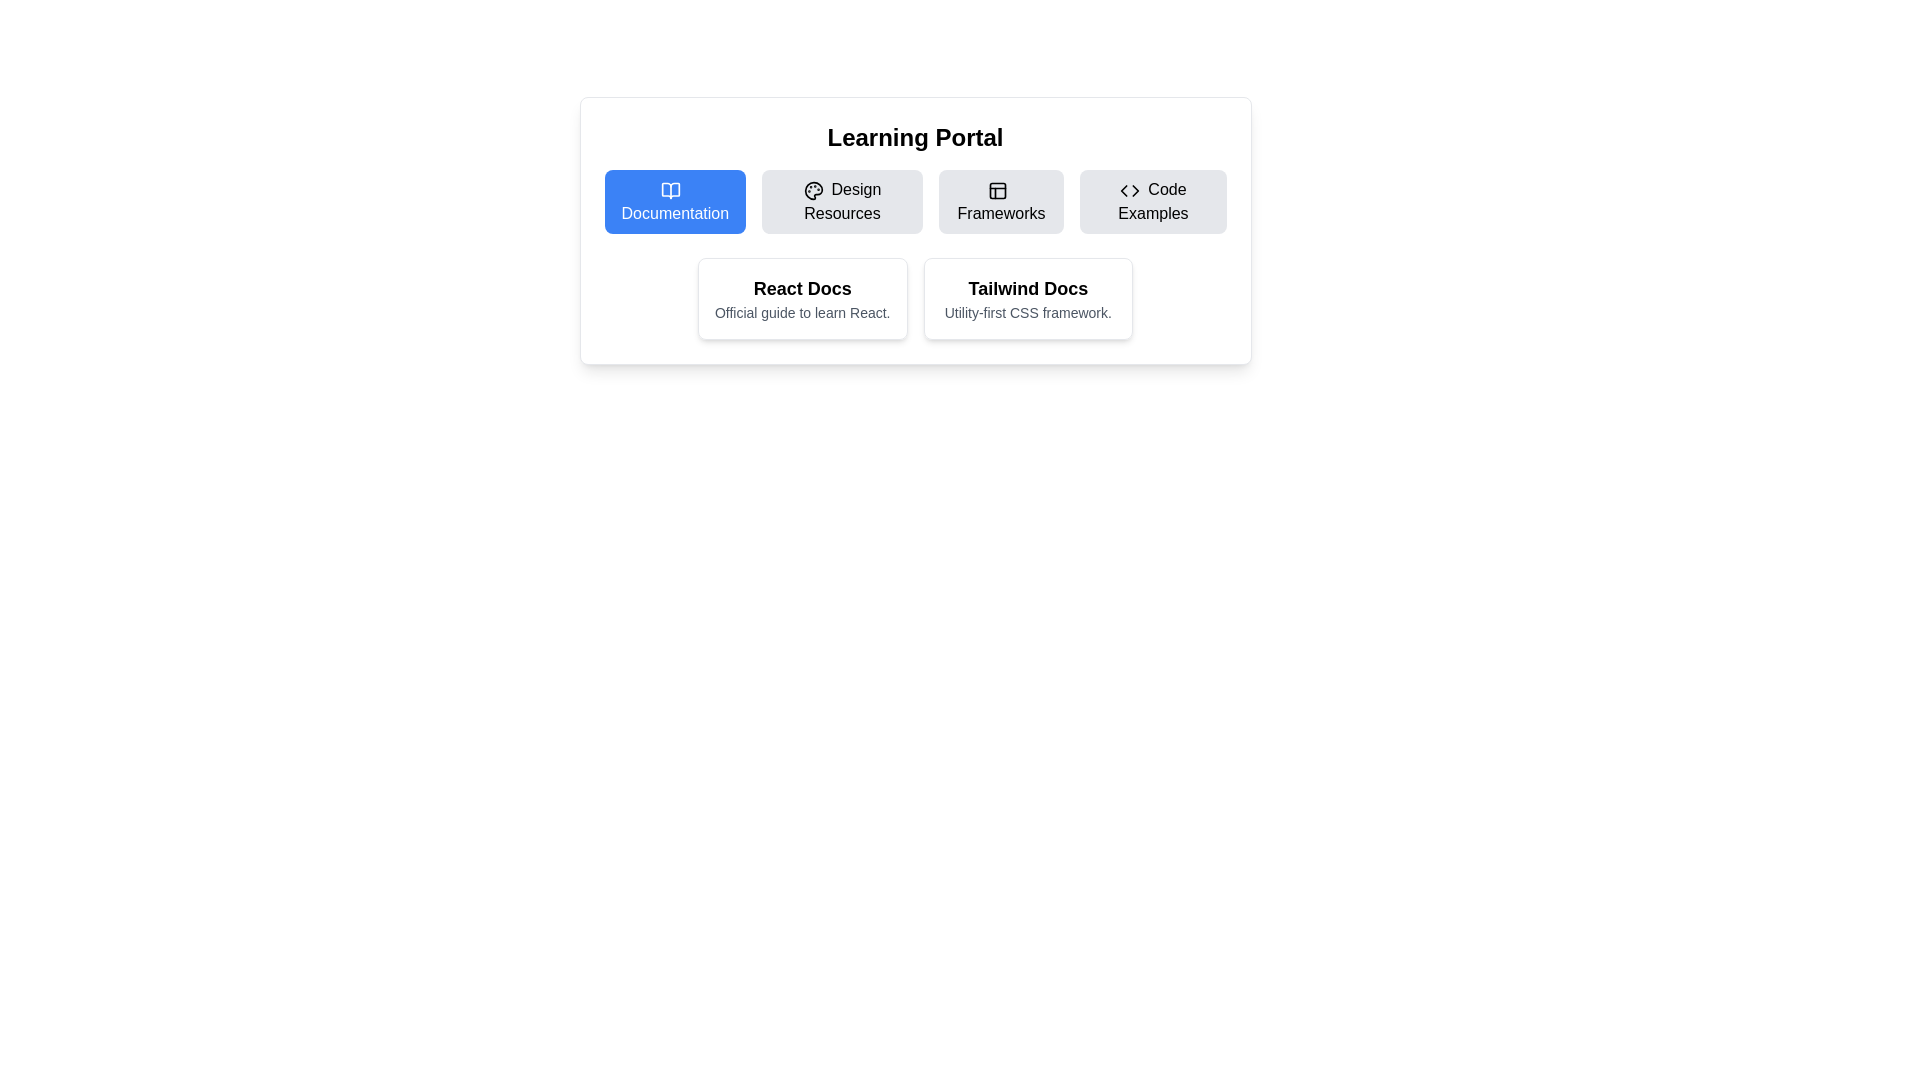 This screenshot has width=1920, height=1080. What do you see at coordinates (842, 201) in the screenshot?
I see `the 'Design Resources' button, which has a light gray background and a palette icon` at bounding box center [842, 201].